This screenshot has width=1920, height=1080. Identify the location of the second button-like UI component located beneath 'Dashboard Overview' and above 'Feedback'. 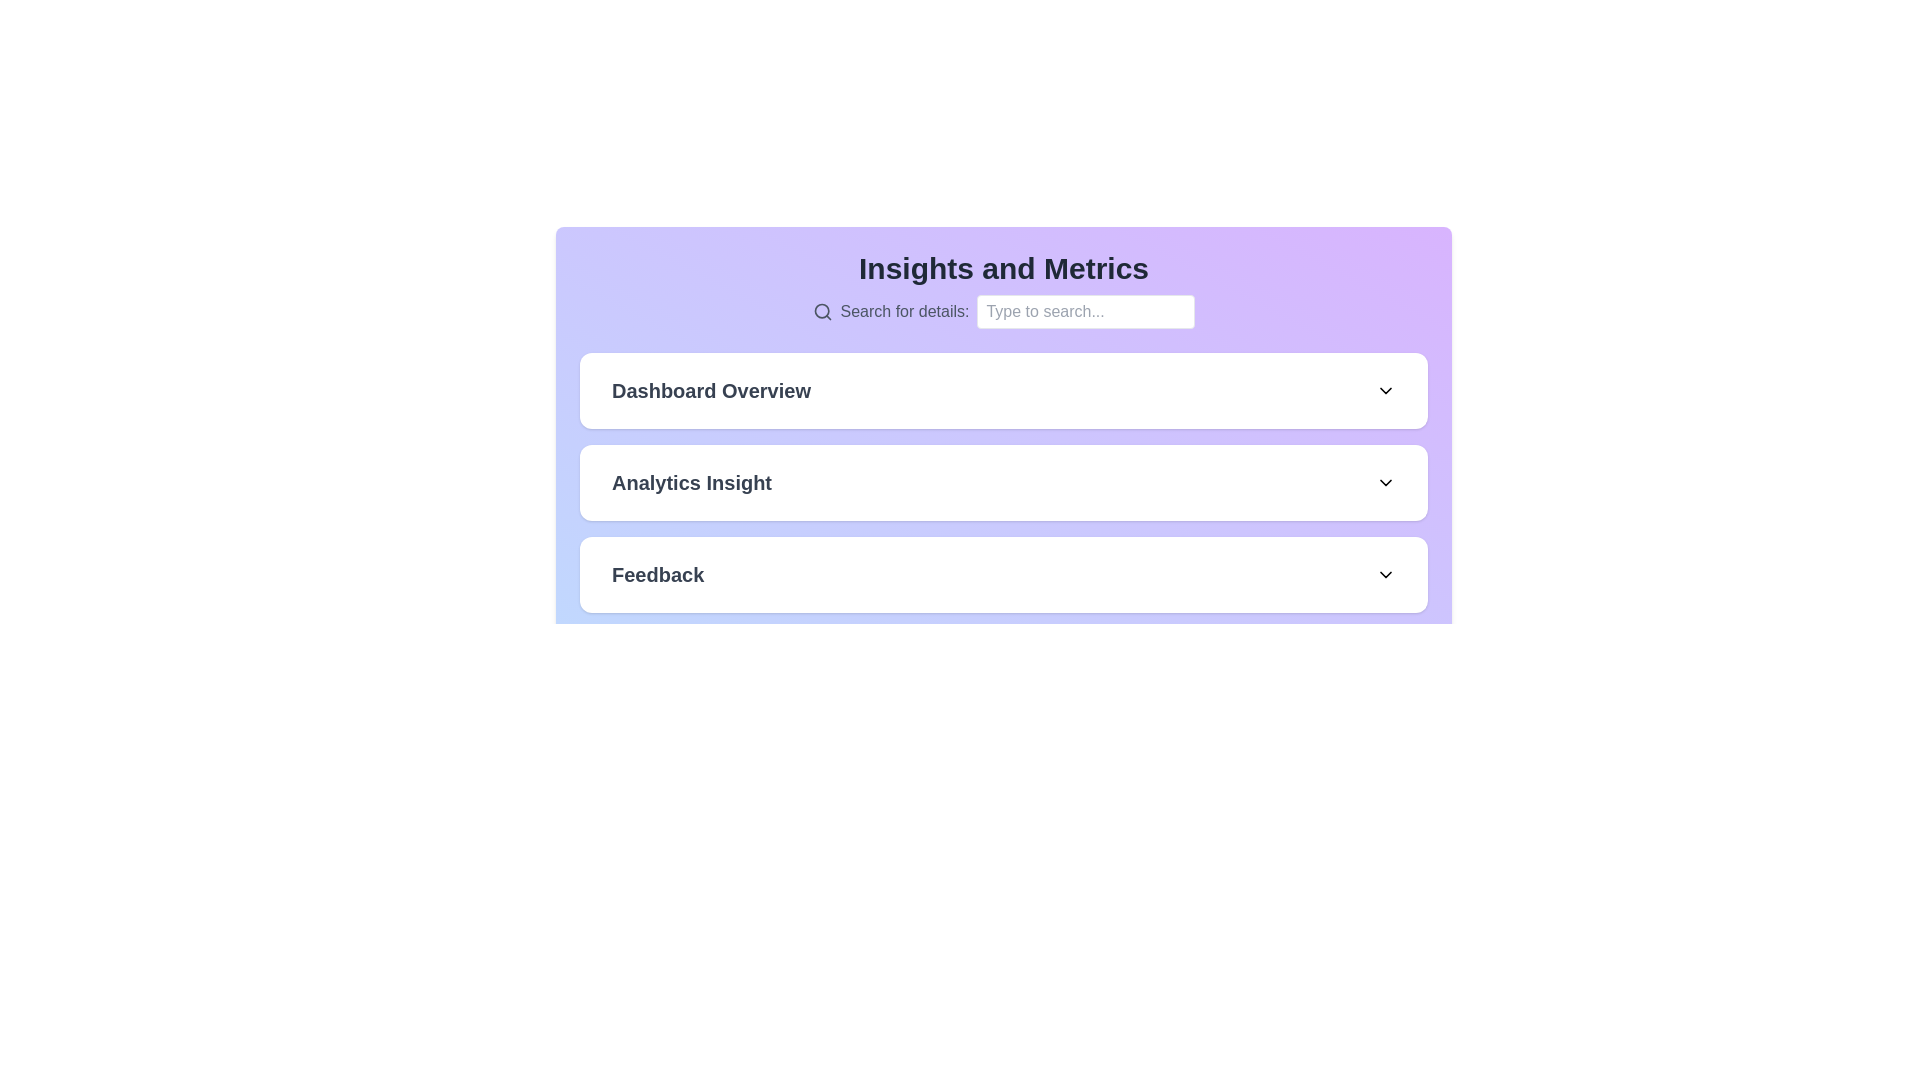
(1003, 482).